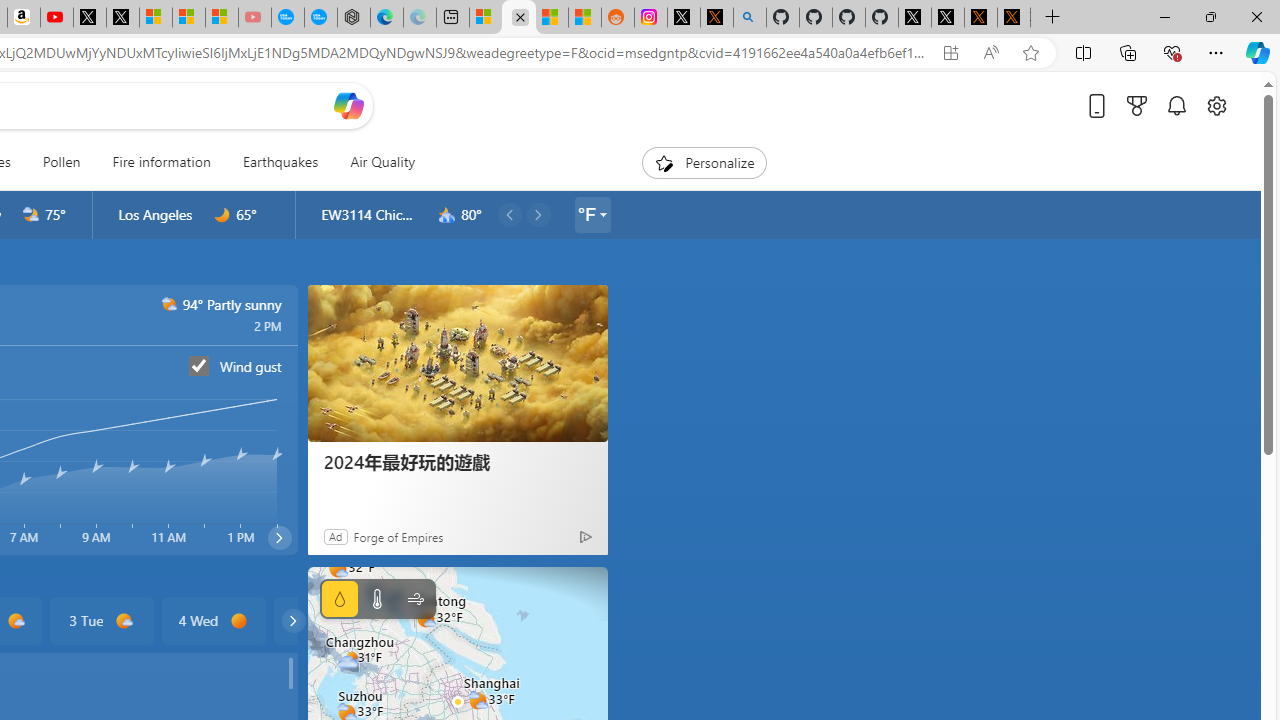  Describe the element at coordinates (946, 17) in the screenshot. I see `'GitHub (@github) / X'` at that location.